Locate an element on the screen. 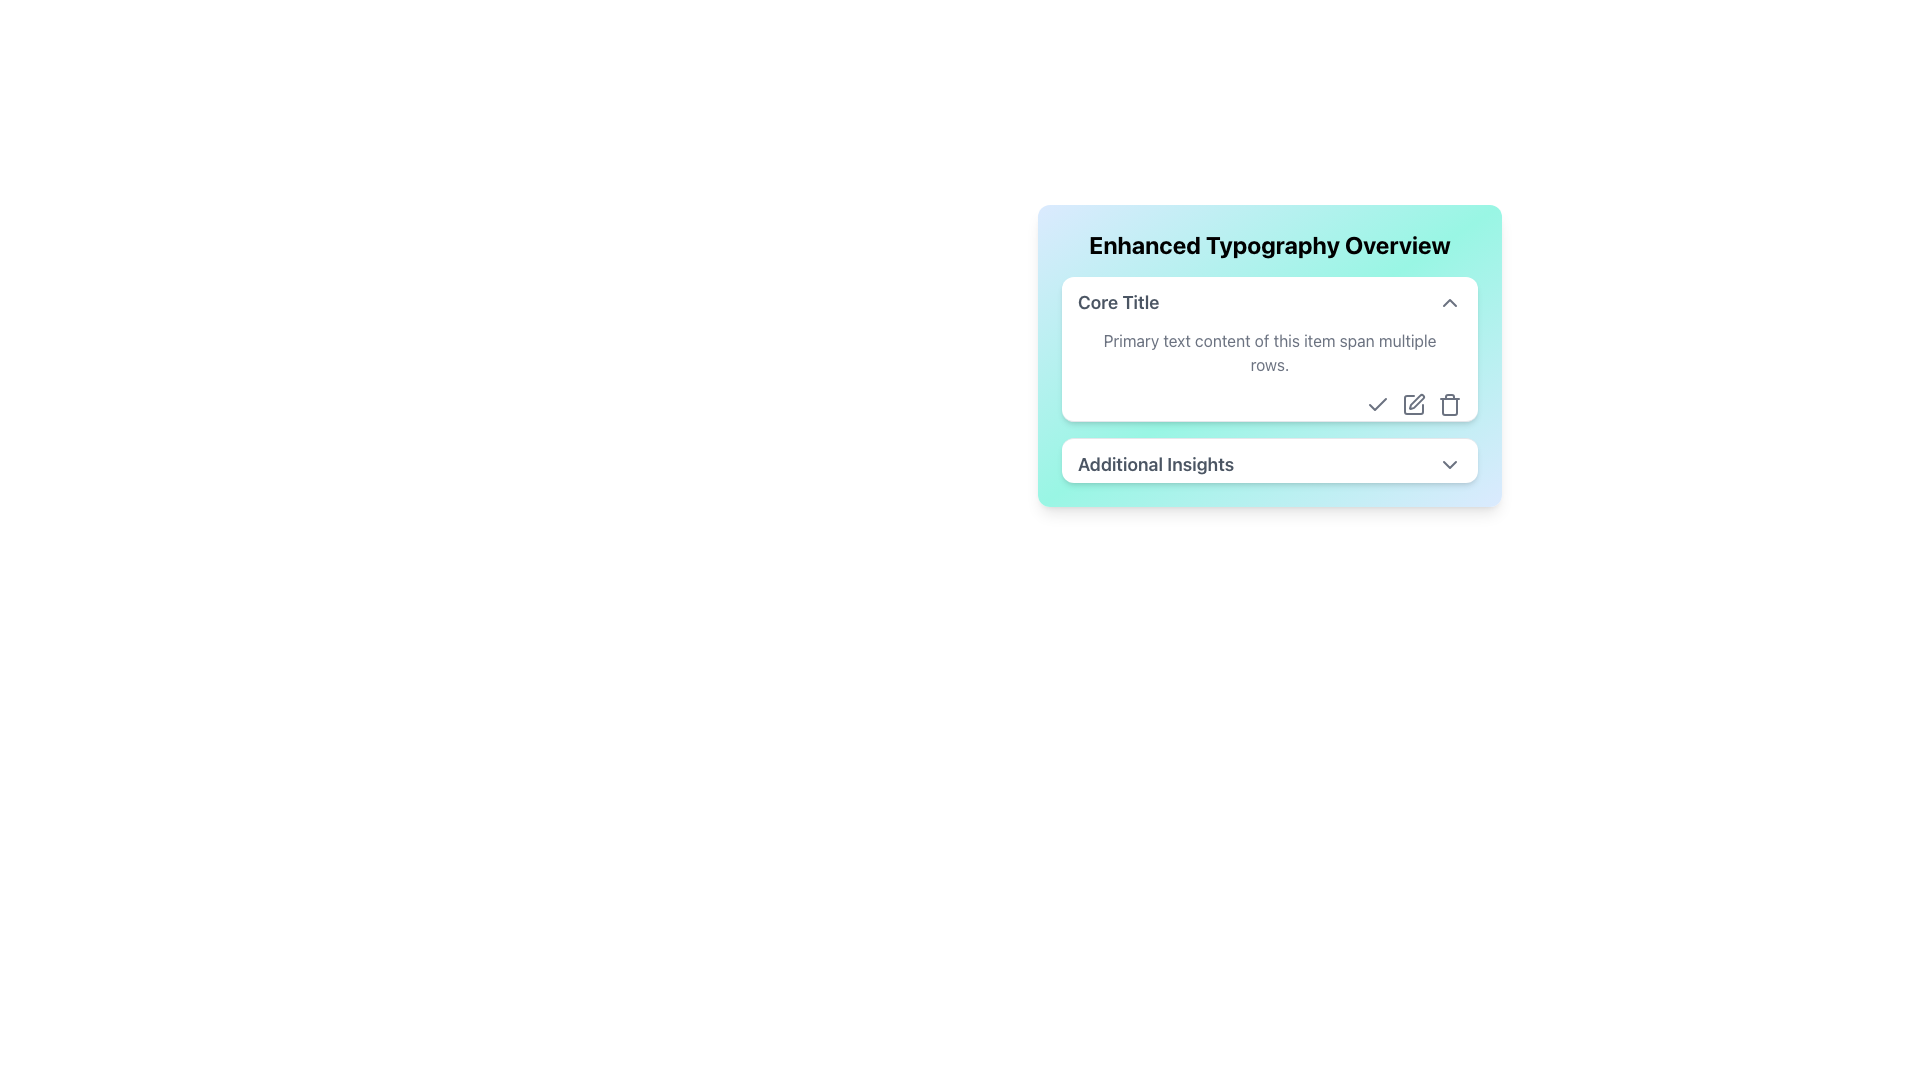  the static text label that reads 'Additional Insights', styled as bold and dark gray, located just below the white content box on a light gradient teal background is located at coordinates (1156, 465).